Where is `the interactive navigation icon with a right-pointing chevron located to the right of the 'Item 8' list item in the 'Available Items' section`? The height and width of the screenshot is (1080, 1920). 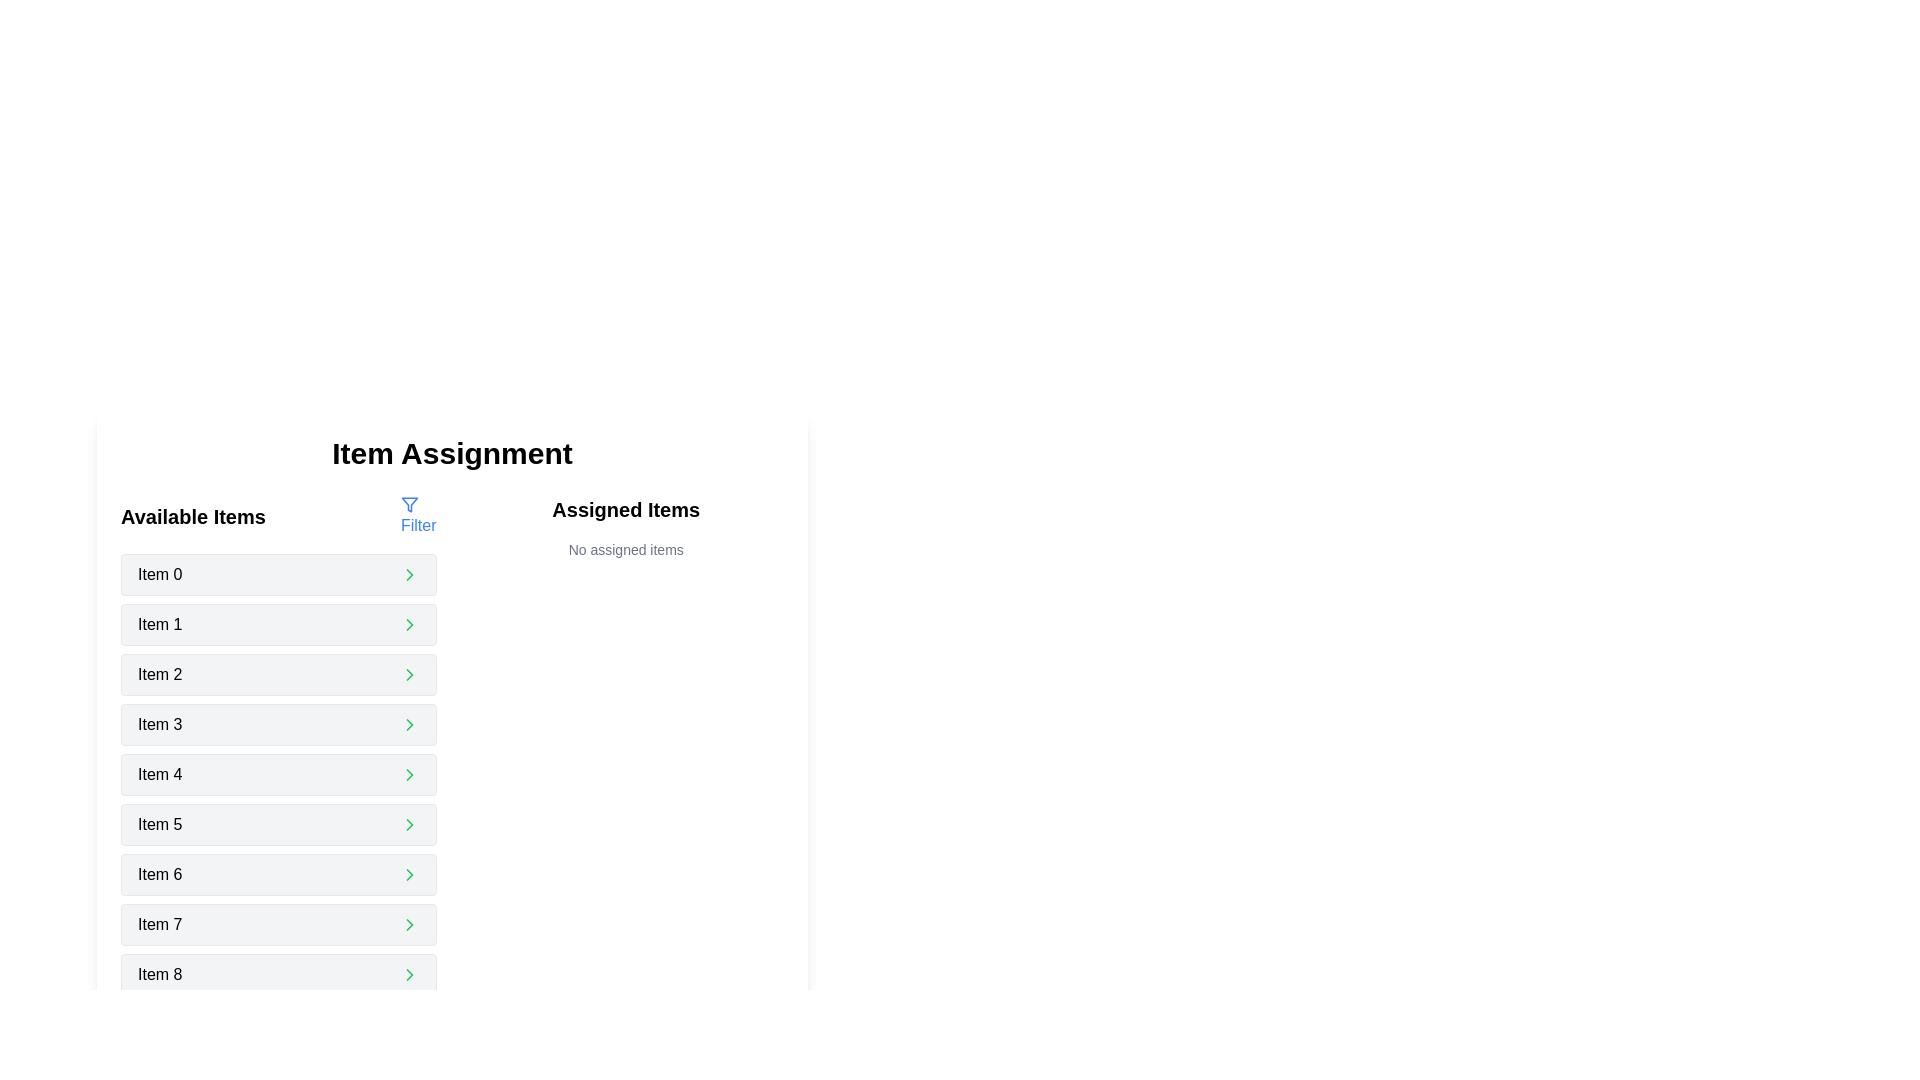
the interactive navigation icon with a right-pointing chevron located to the right of the 'Item 8' list item in the 'Available Items' section is located at coordinates (408, 974).